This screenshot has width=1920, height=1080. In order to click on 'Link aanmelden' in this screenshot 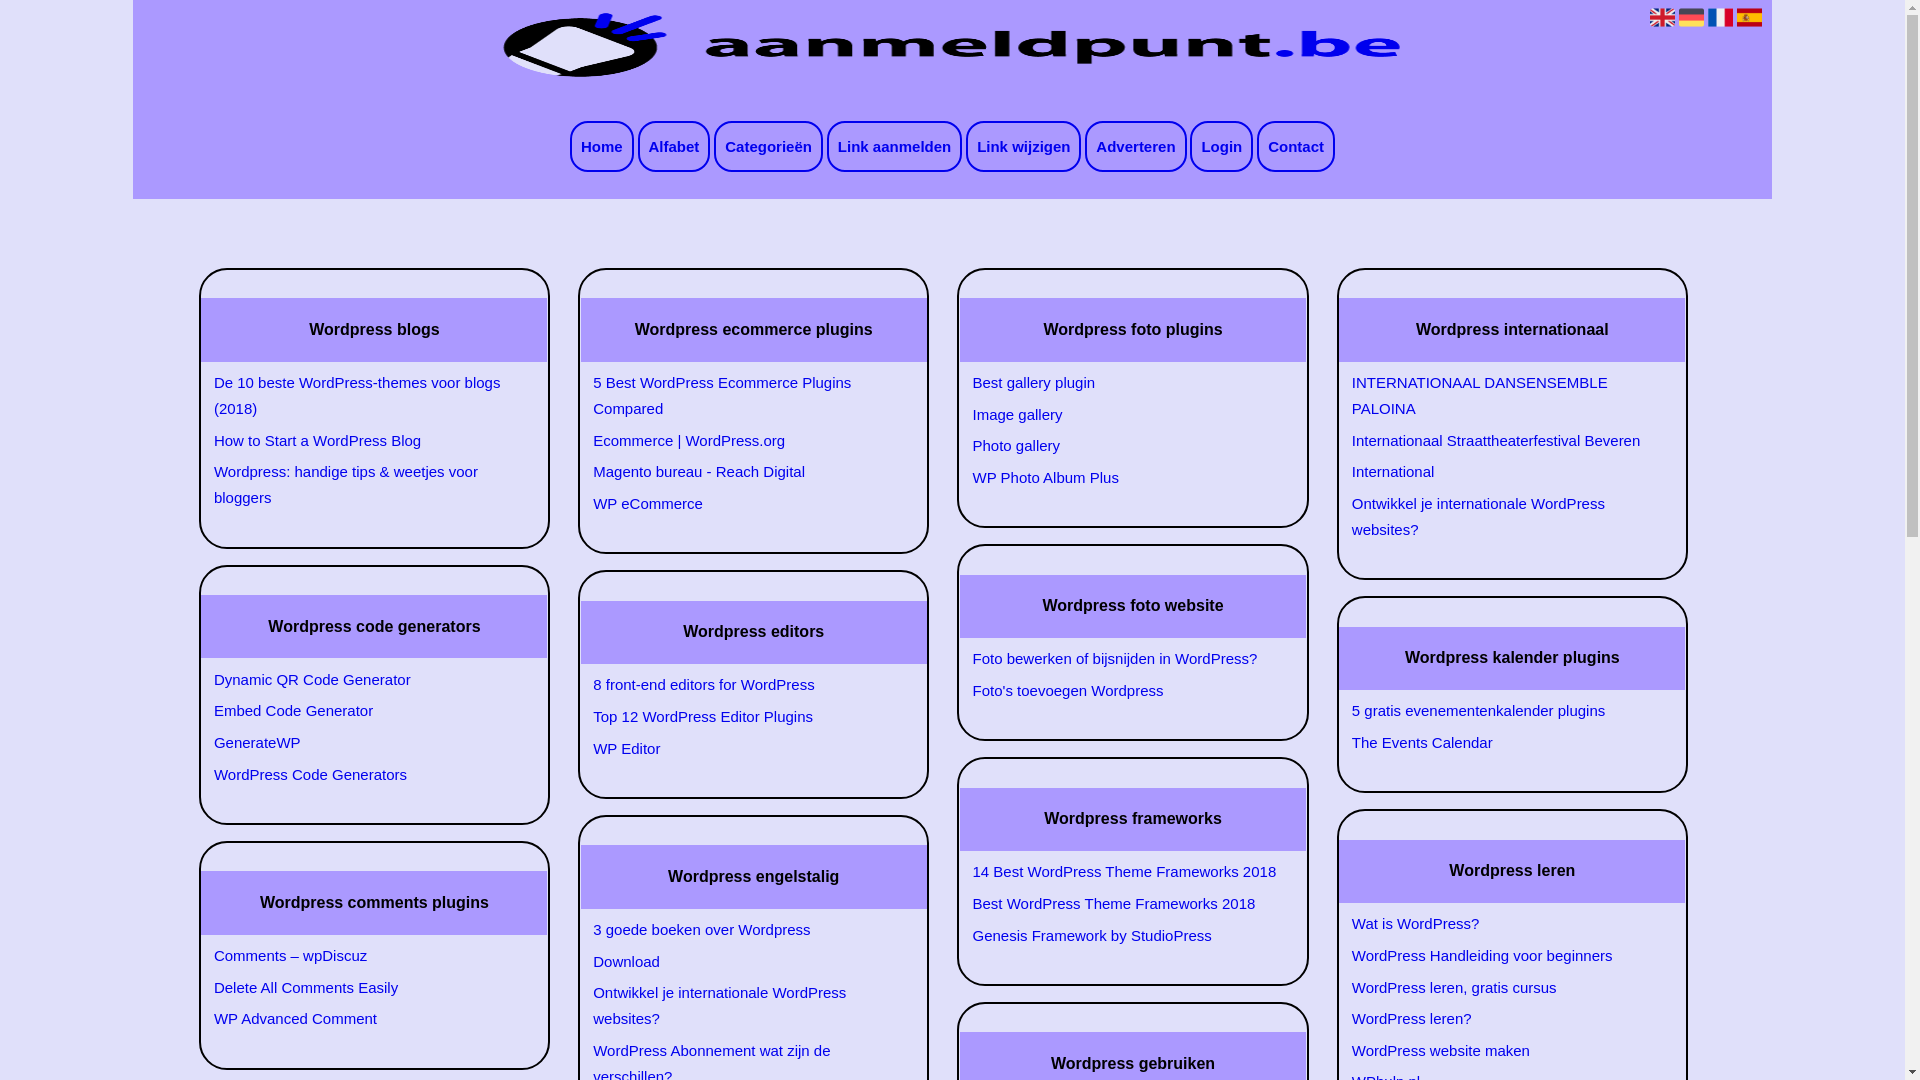, I will do `click(826, 145)`.